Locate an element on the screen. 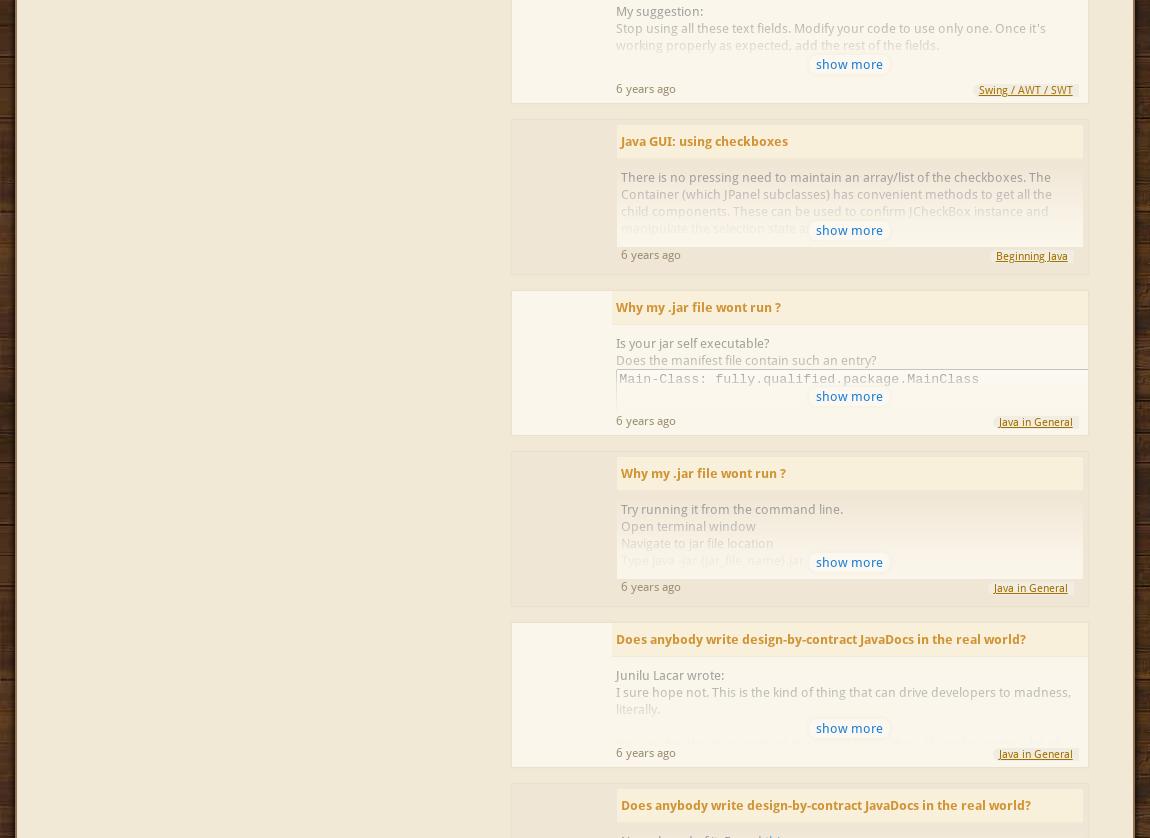  'My suggestion:' is located at coordinates (658, 11).